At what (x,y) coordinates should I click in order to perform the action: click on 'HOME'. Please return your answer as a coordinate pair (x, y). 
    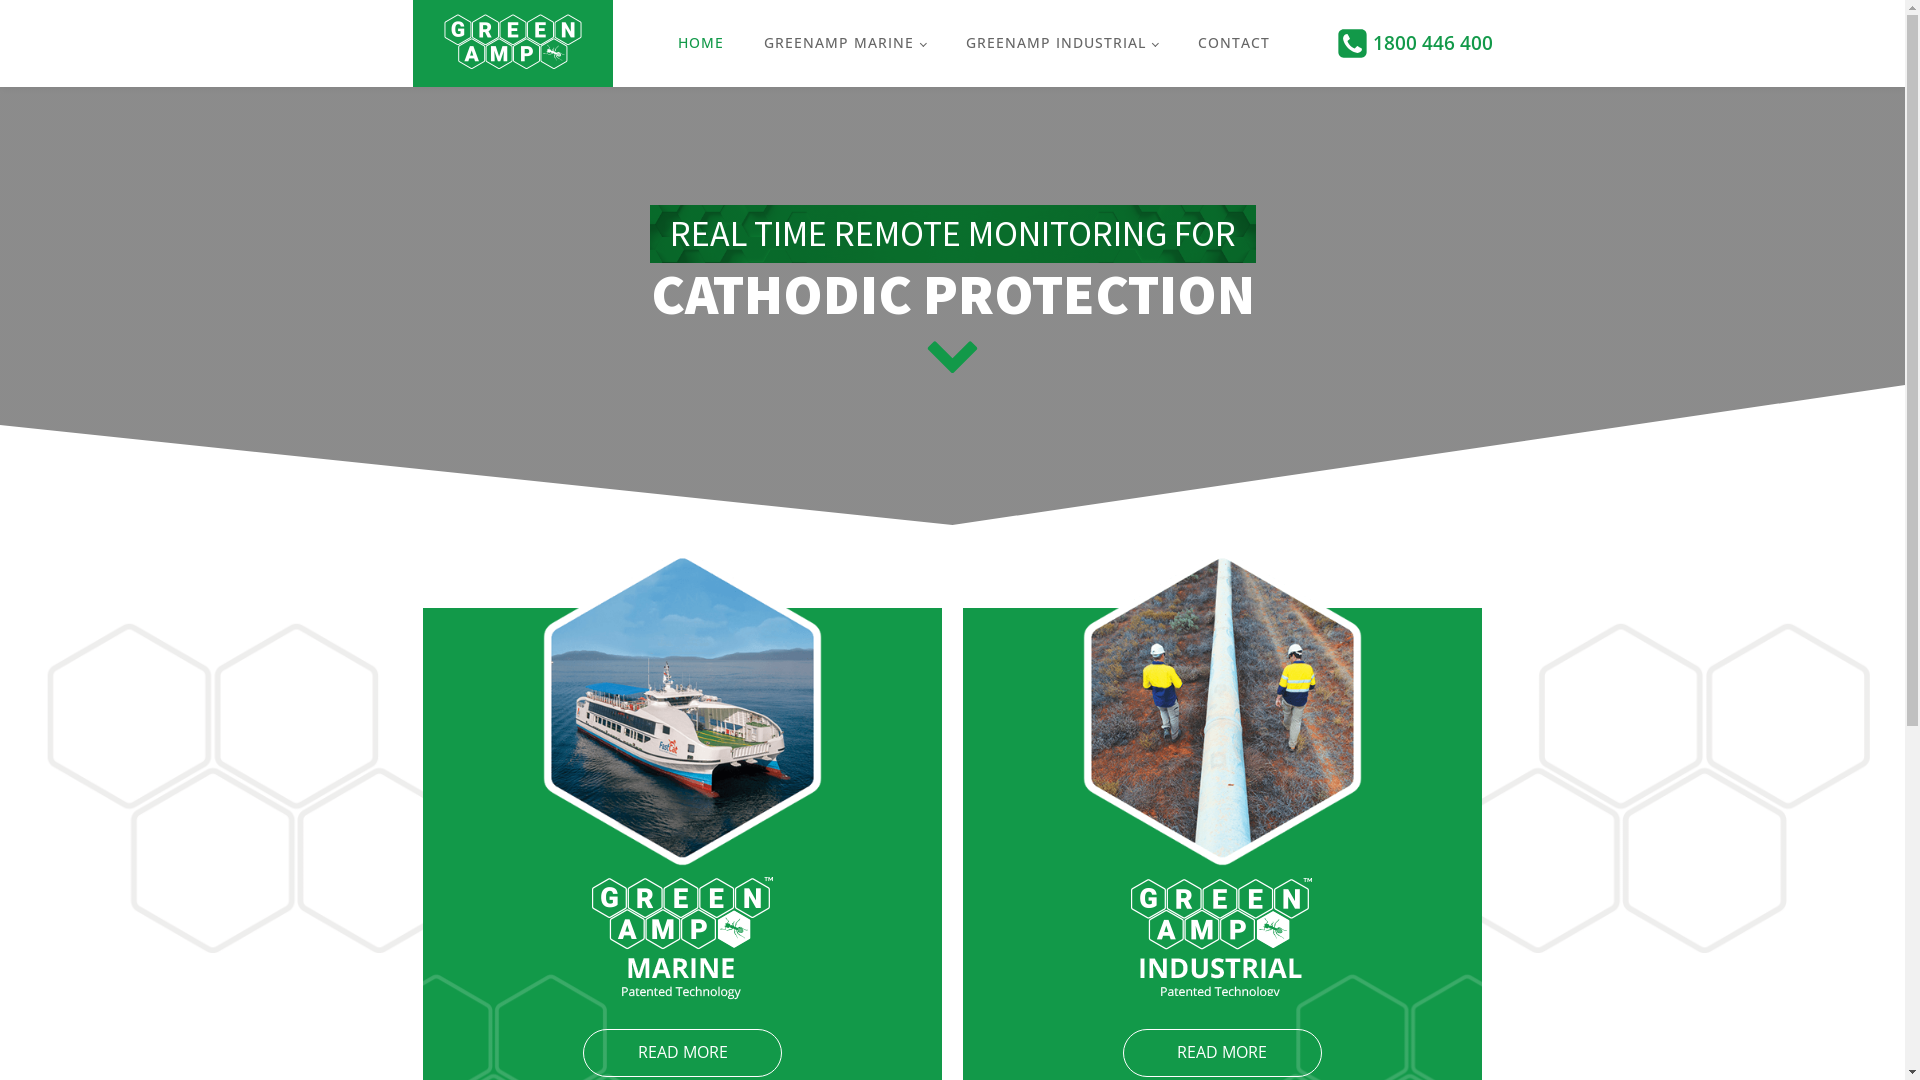
    Looking at the image, I should click on (700, 42).